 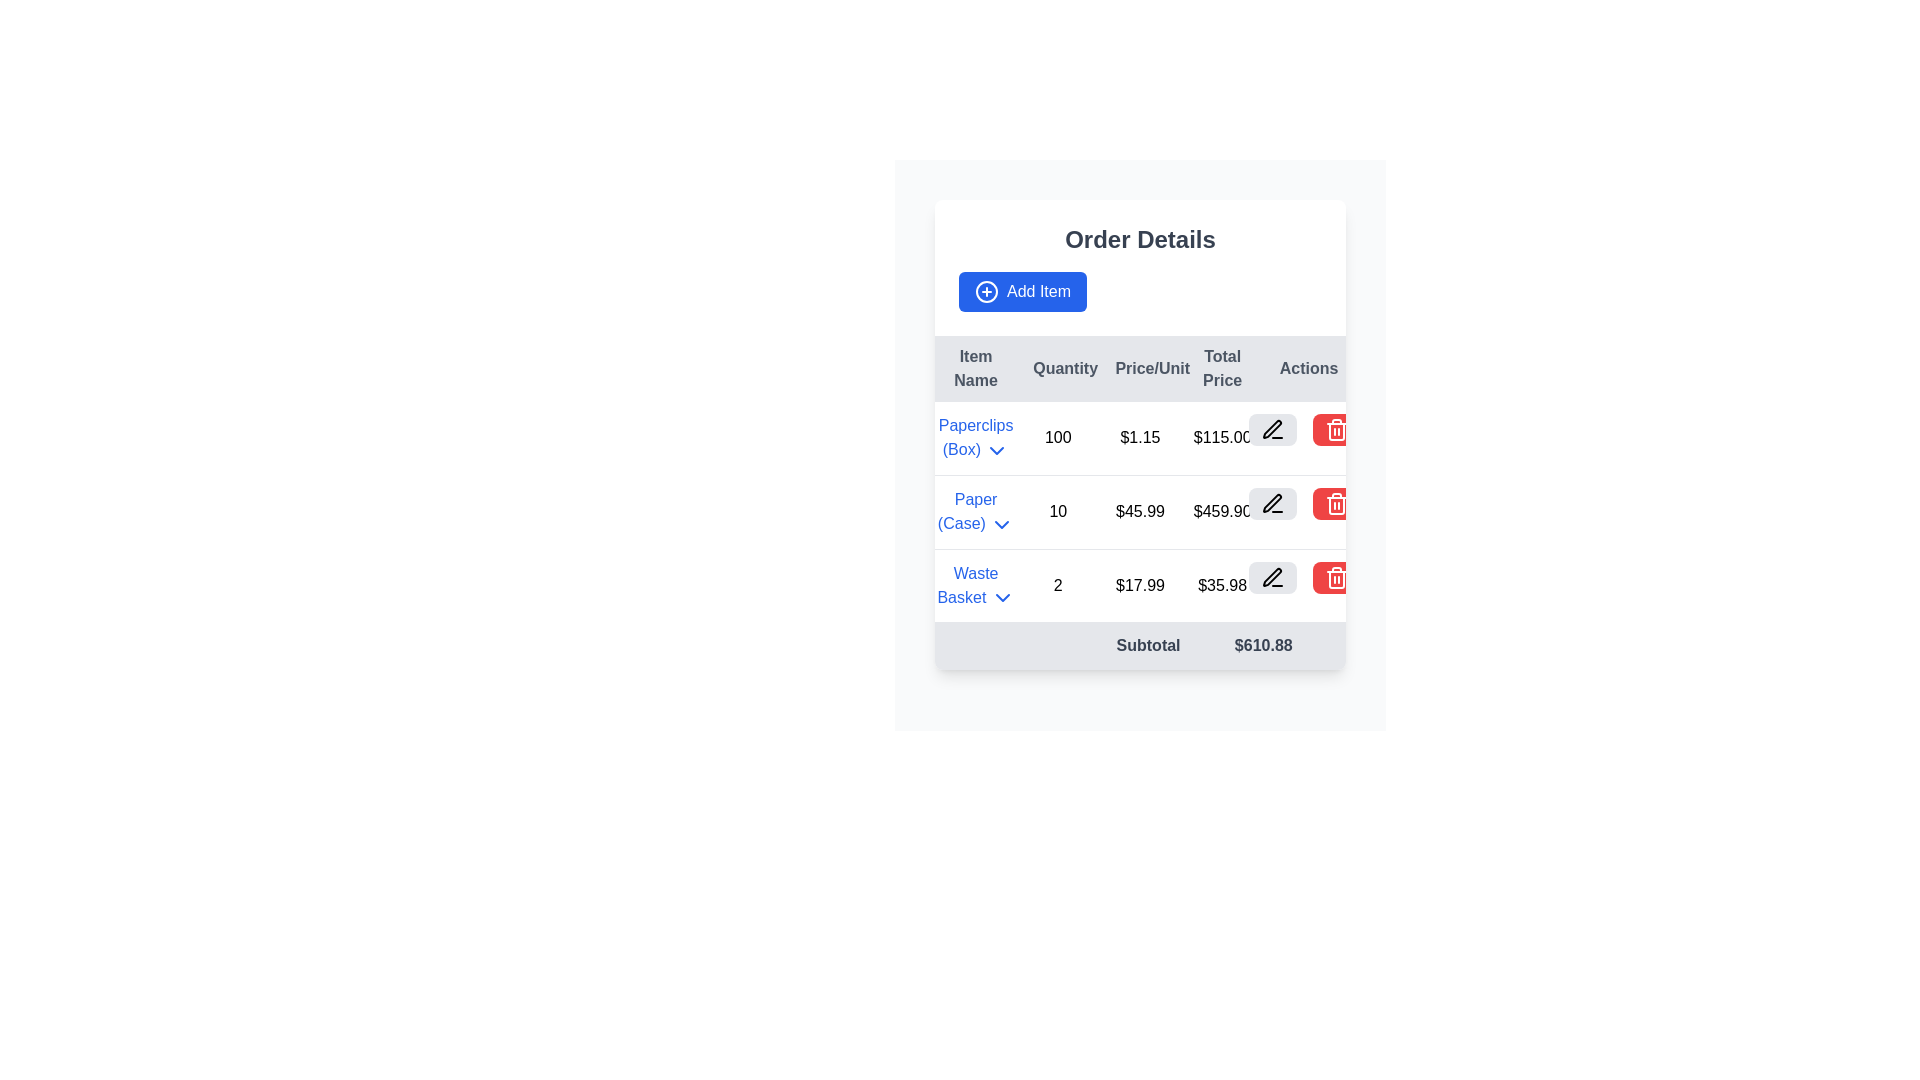 What do you see at coordinates (1057, 585) in the screenshot?
I see `the text display that shows the quantity value of the 'Waste Basket' item in the table, located in the third row under the 'Quantity' column` at bounding box center [1057, 585].